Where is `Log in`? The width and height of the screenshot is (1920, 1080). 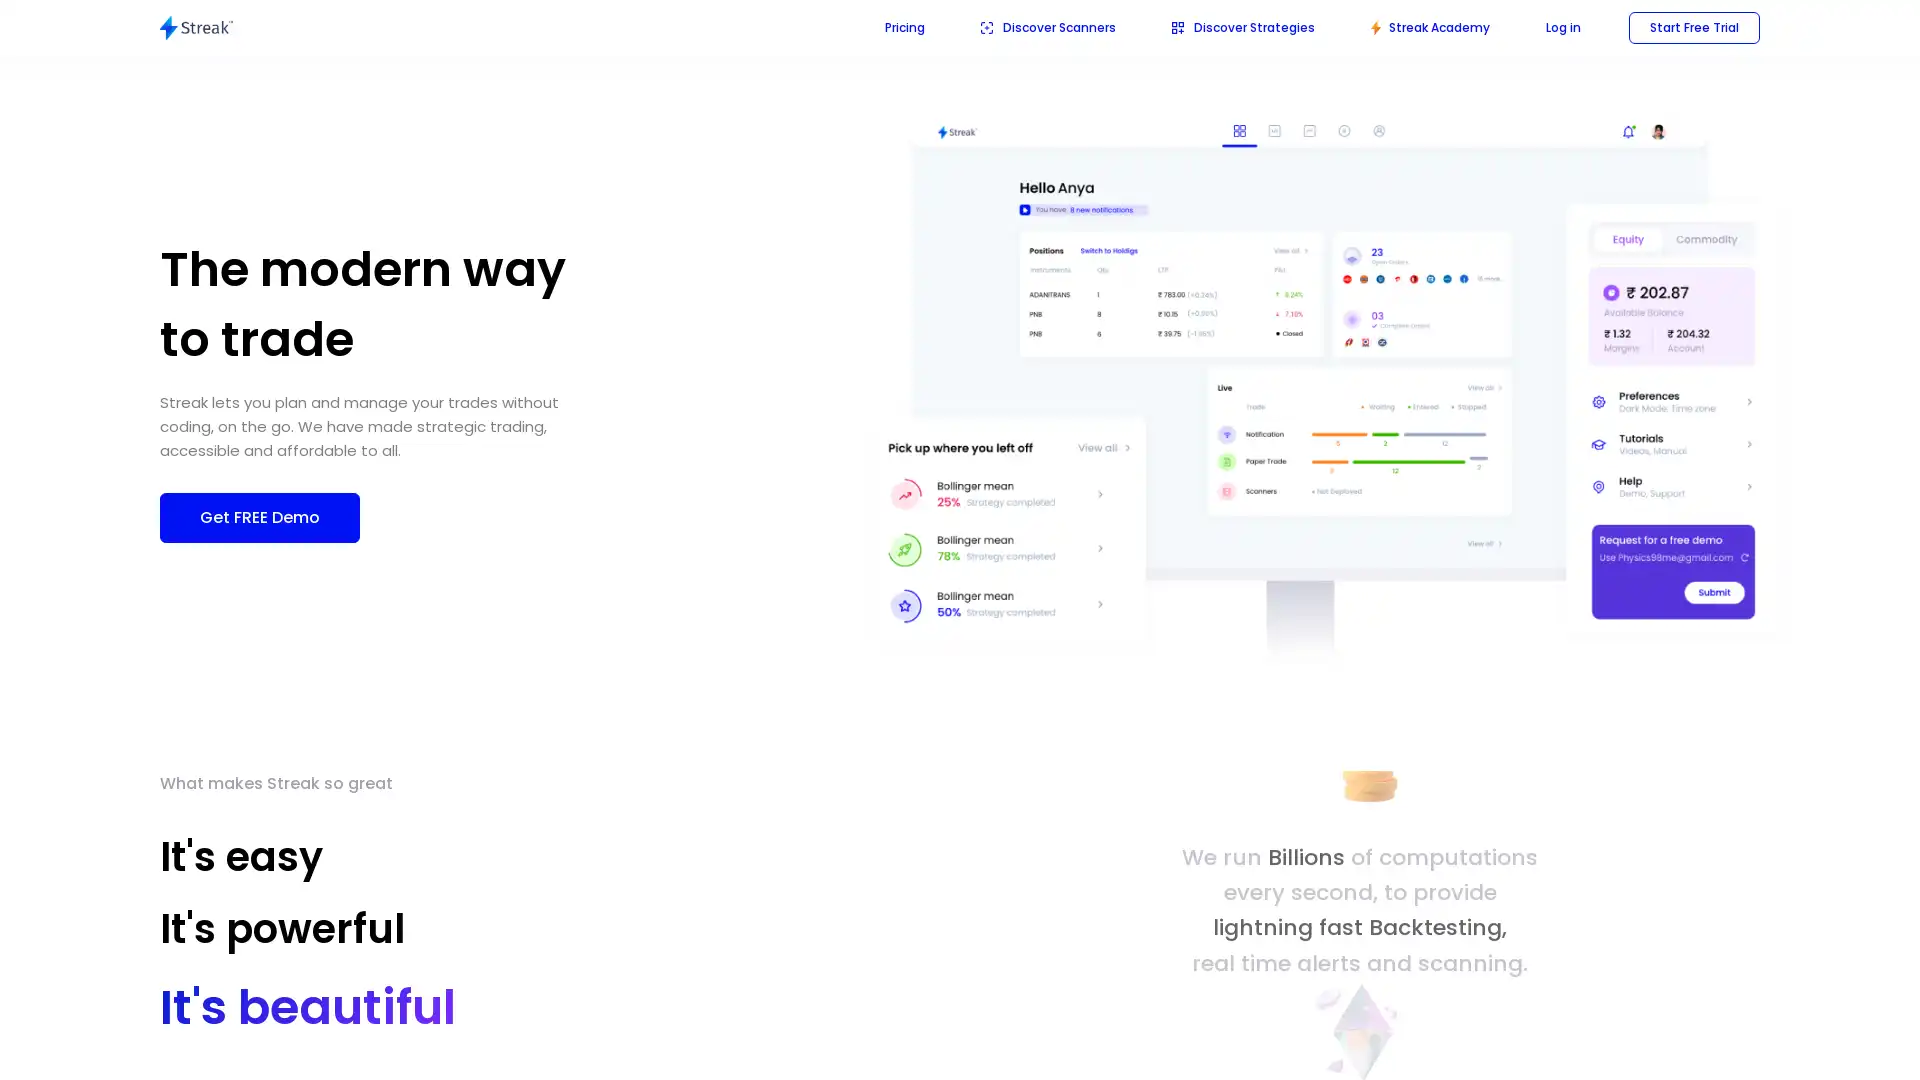 Log in is located at coordinates (1562, 27).